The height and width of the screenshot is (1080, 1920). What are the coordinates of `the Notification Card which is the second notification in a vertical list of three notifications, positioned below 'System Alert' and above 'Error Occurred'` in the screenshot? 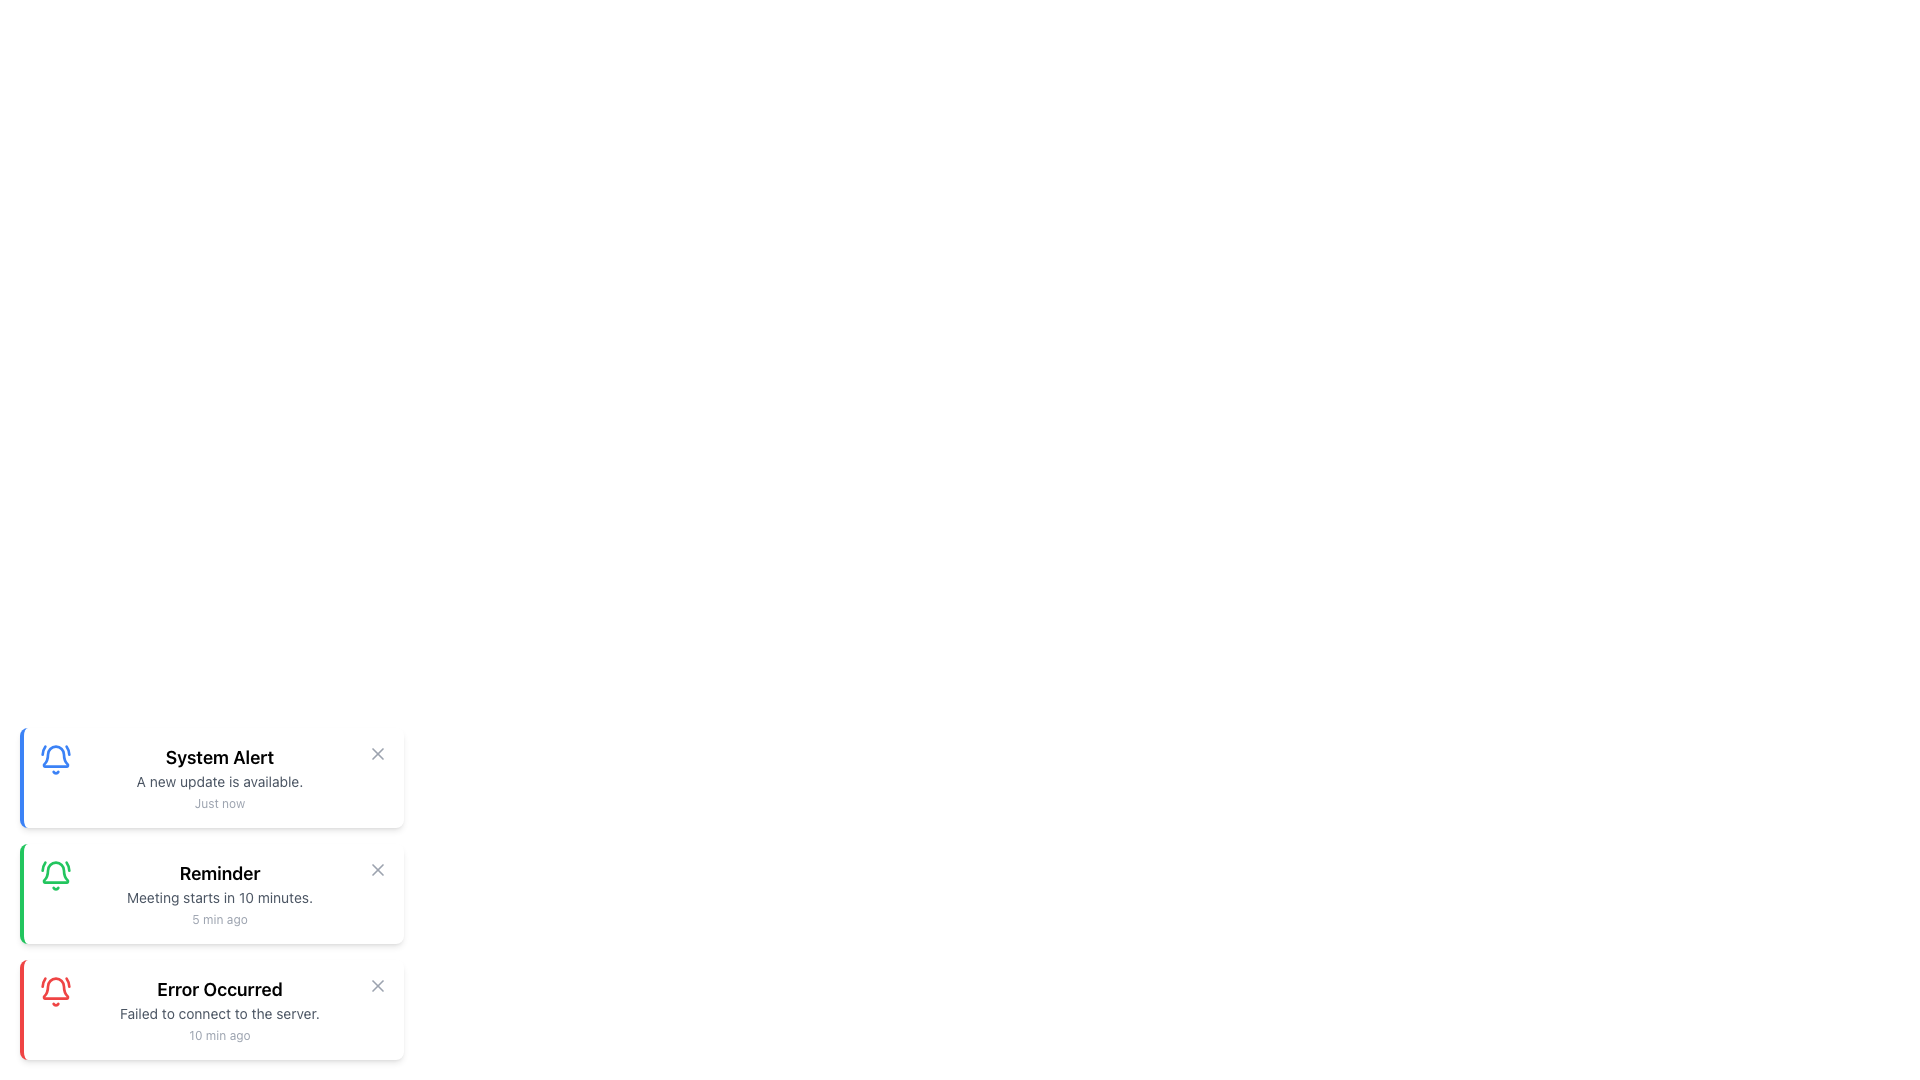 It's located at (211, 893).